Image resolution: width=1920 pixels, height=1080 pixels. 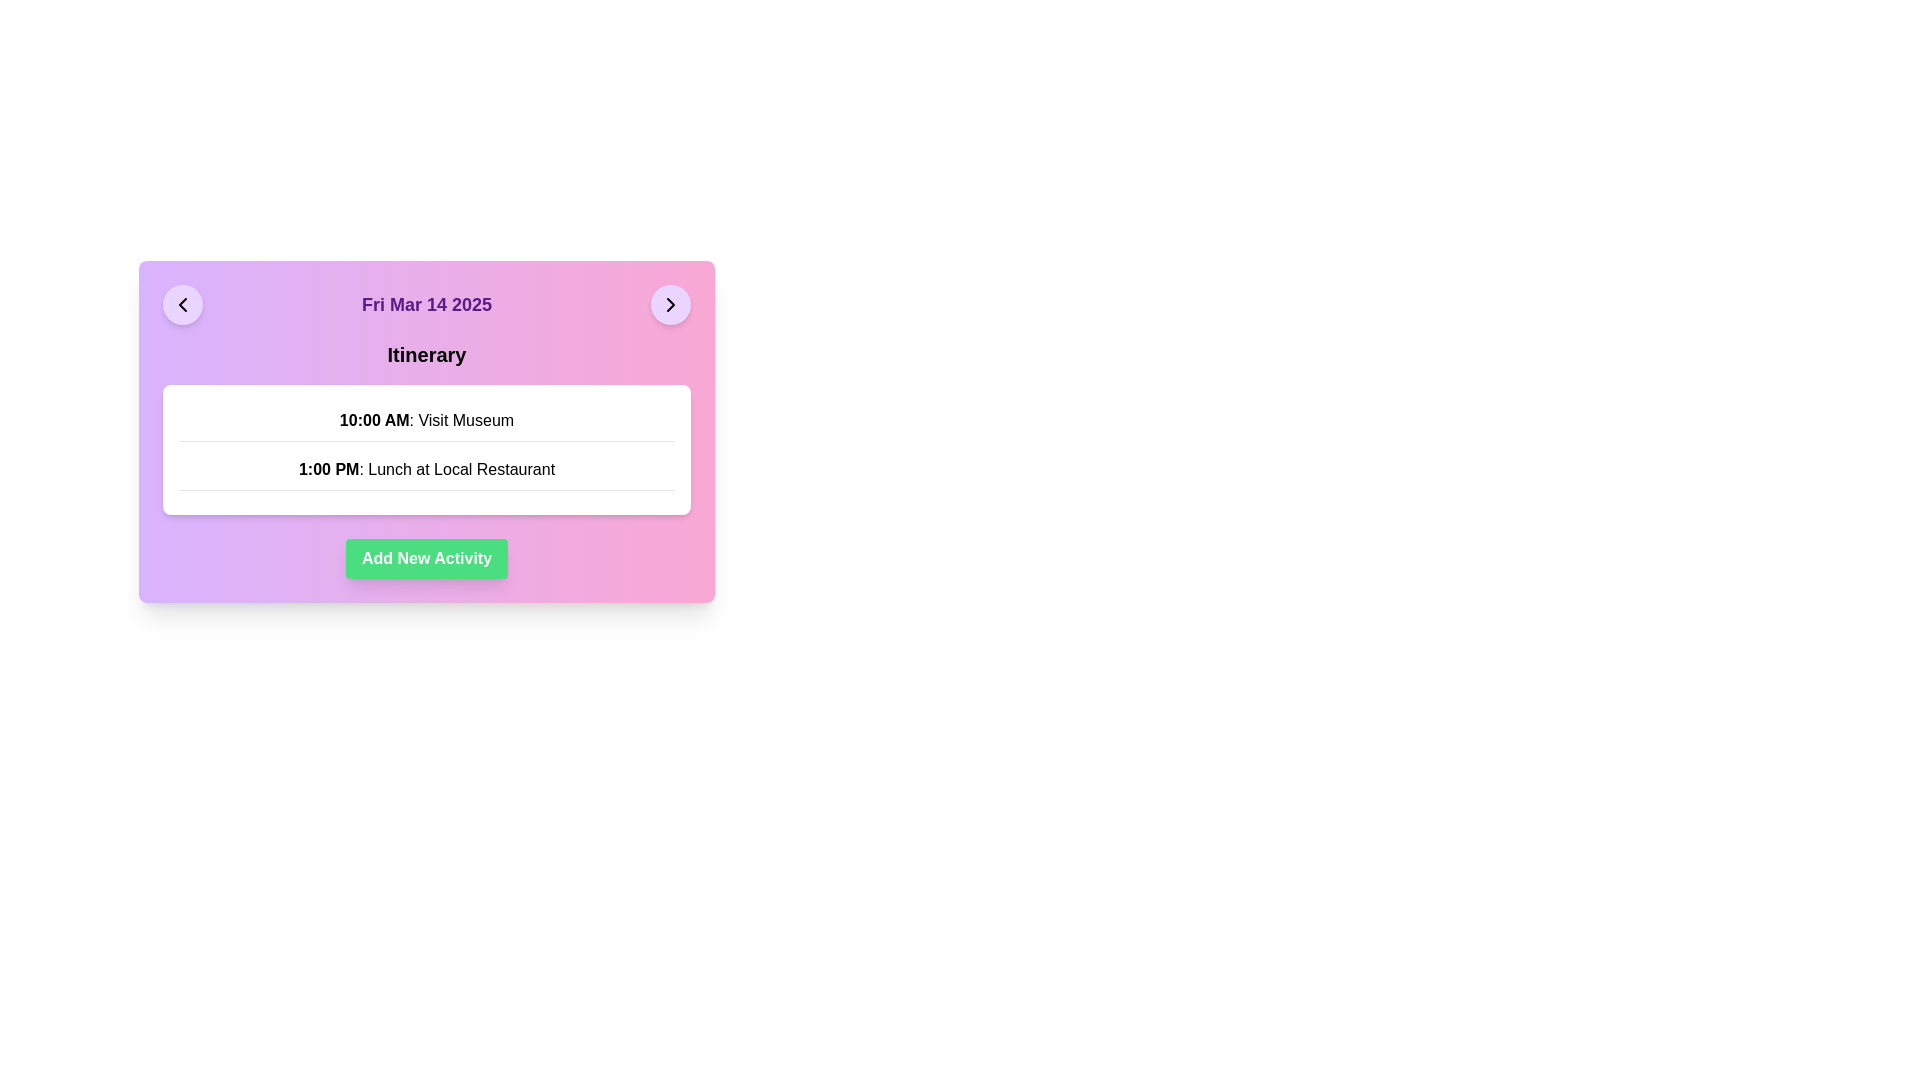 I want to click on the left-facing chevron icon located at the top-left corner of the card component, so click(x=182, y=304).